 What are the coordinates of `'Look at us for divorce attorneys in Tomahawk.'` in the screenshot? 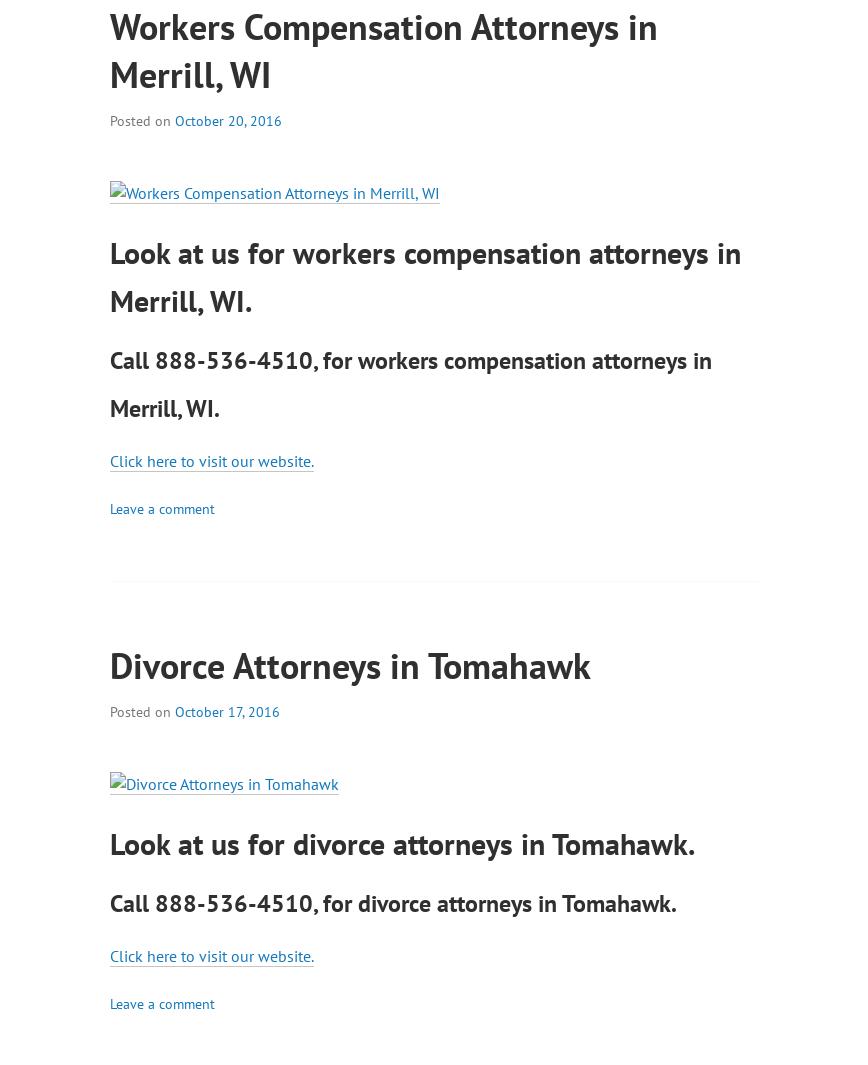 It's located at (402, 842).